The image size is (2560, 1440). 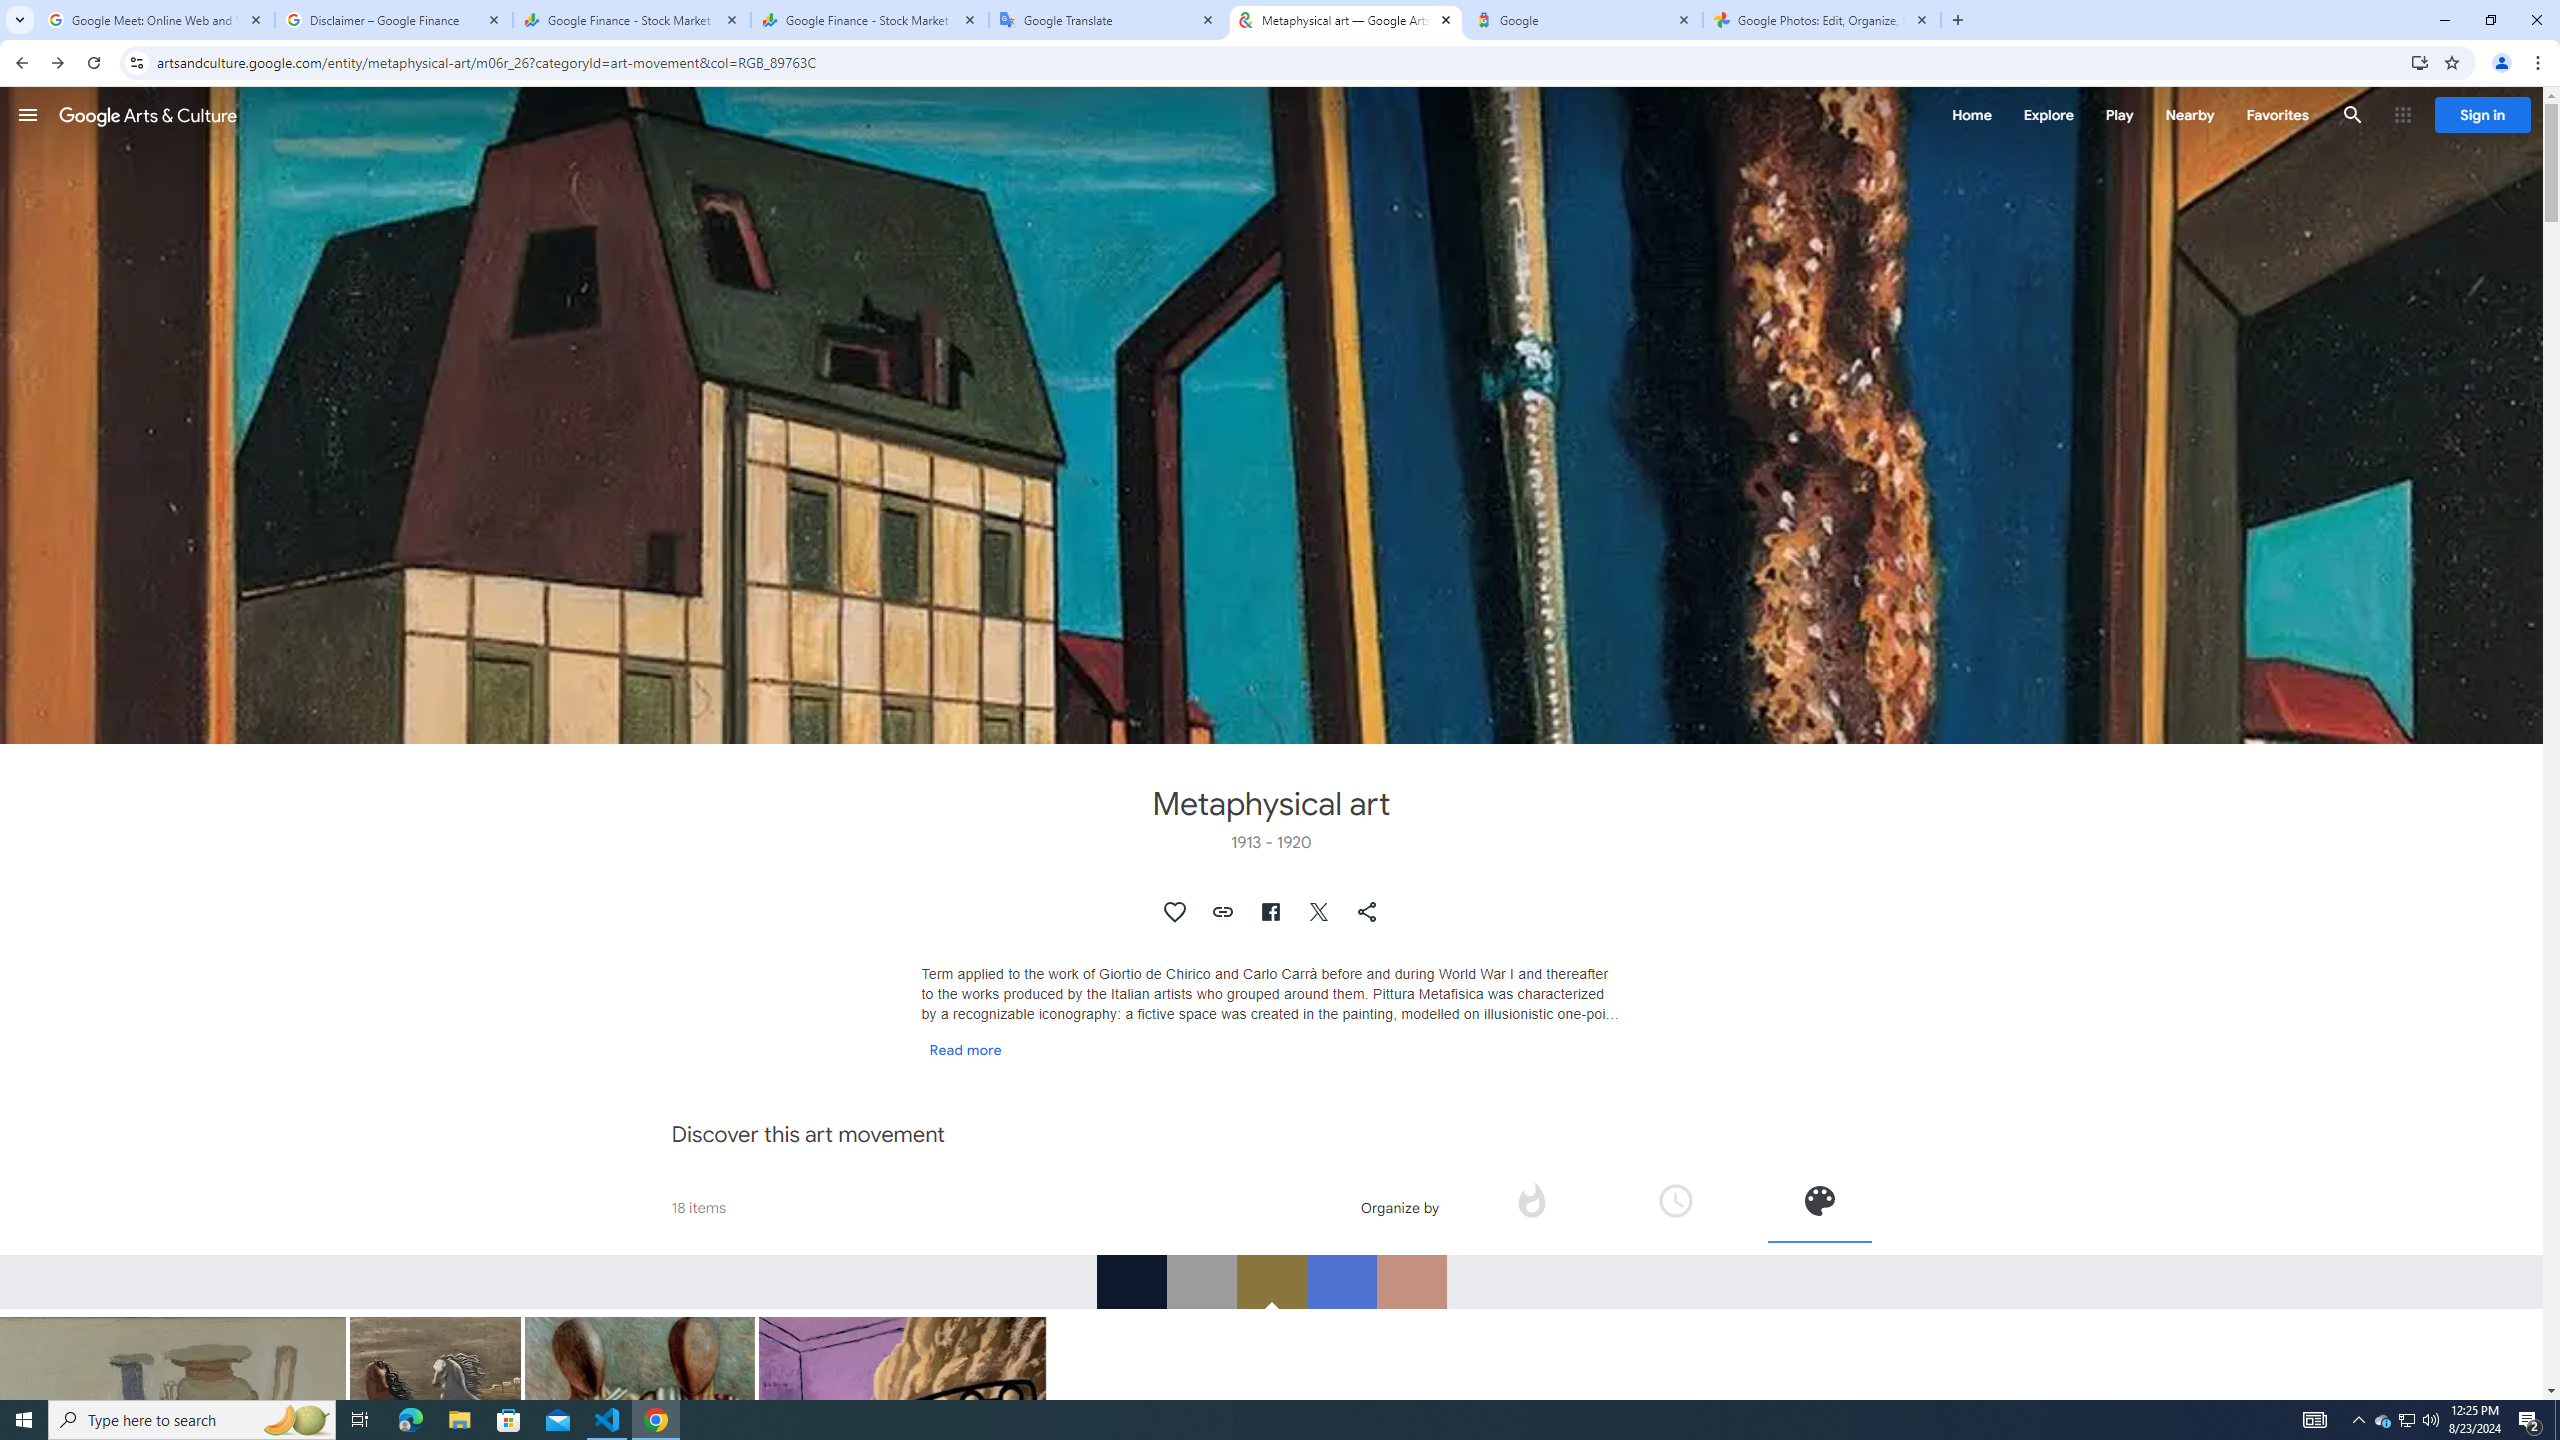 What do you see at coordinates (1271, 1280) in the screenshot?
I see `'RGB_89763C'` at bounding box center [1271, 1280].